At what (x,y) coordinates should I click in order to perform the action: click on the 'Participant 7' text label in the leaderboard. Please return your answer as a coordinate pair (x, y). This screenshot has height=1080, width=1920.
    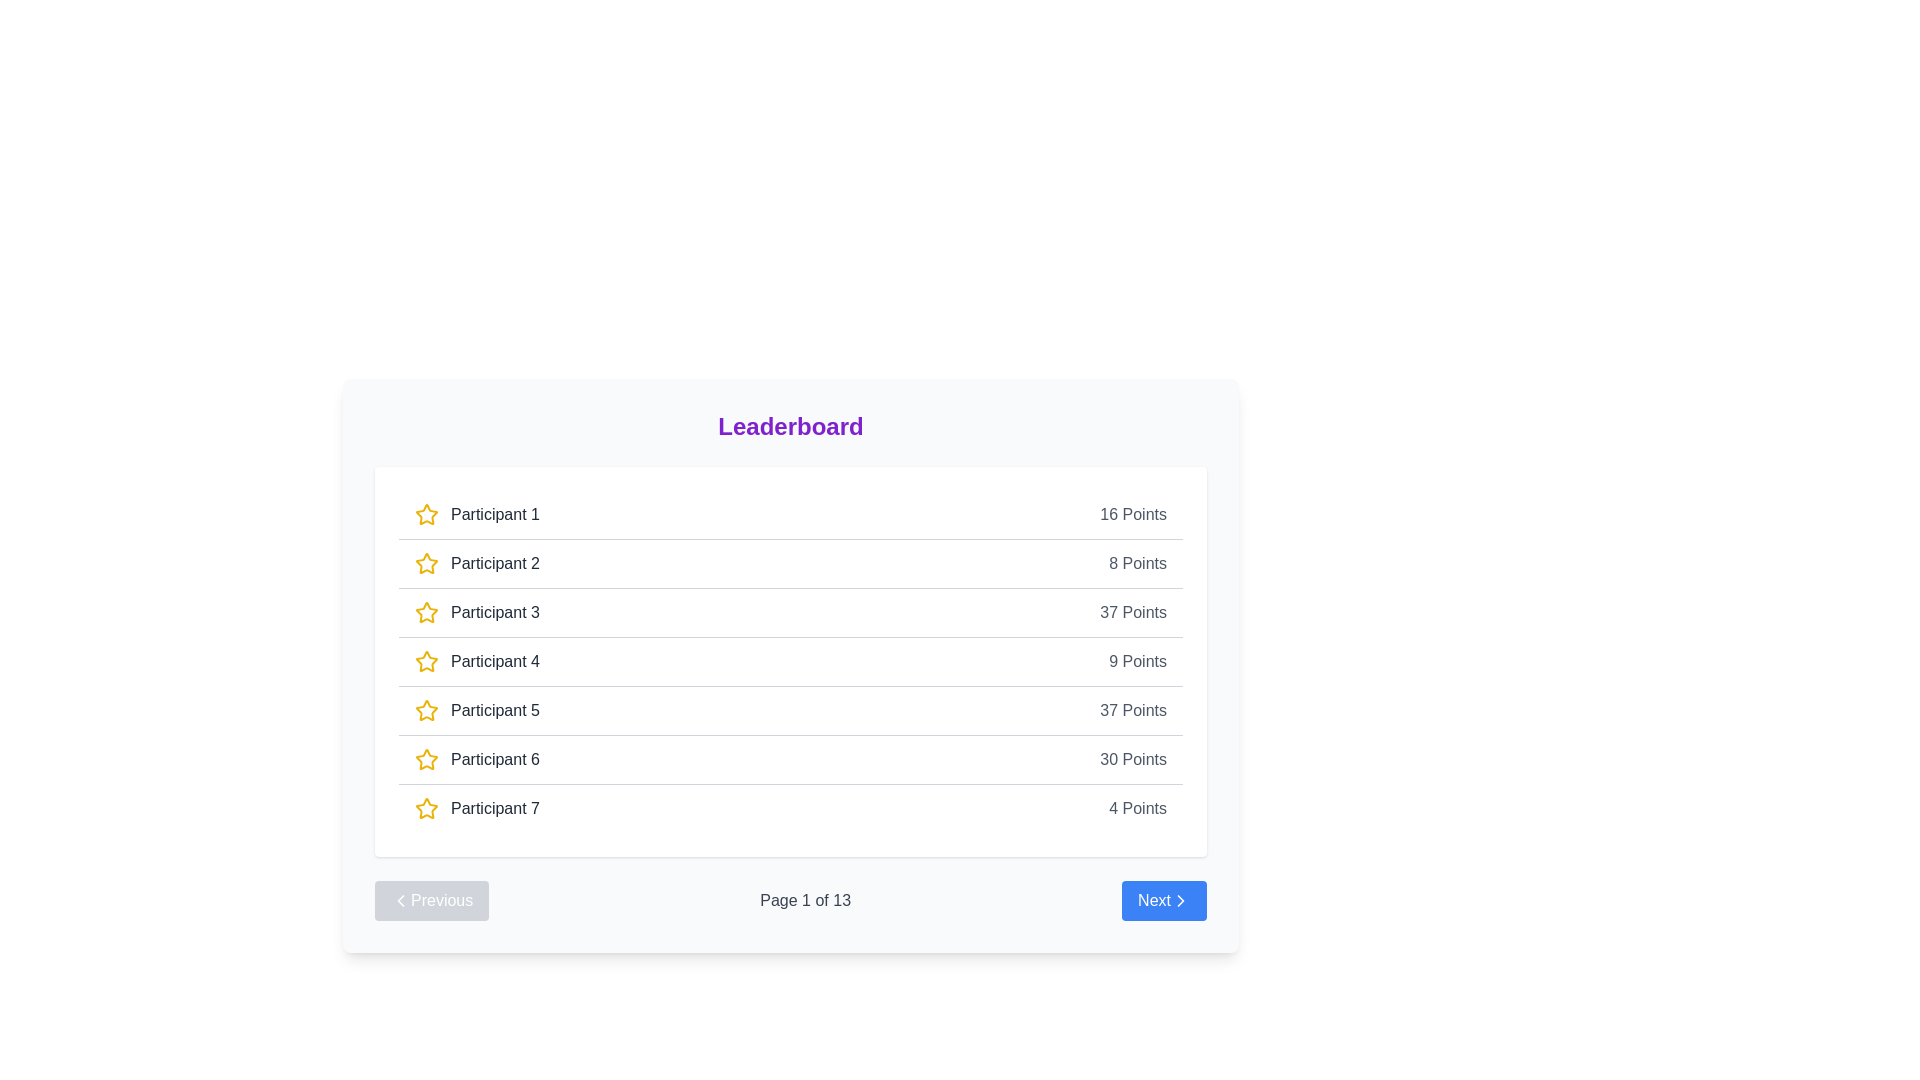
    Looking at the image, I should click on (495, 808).